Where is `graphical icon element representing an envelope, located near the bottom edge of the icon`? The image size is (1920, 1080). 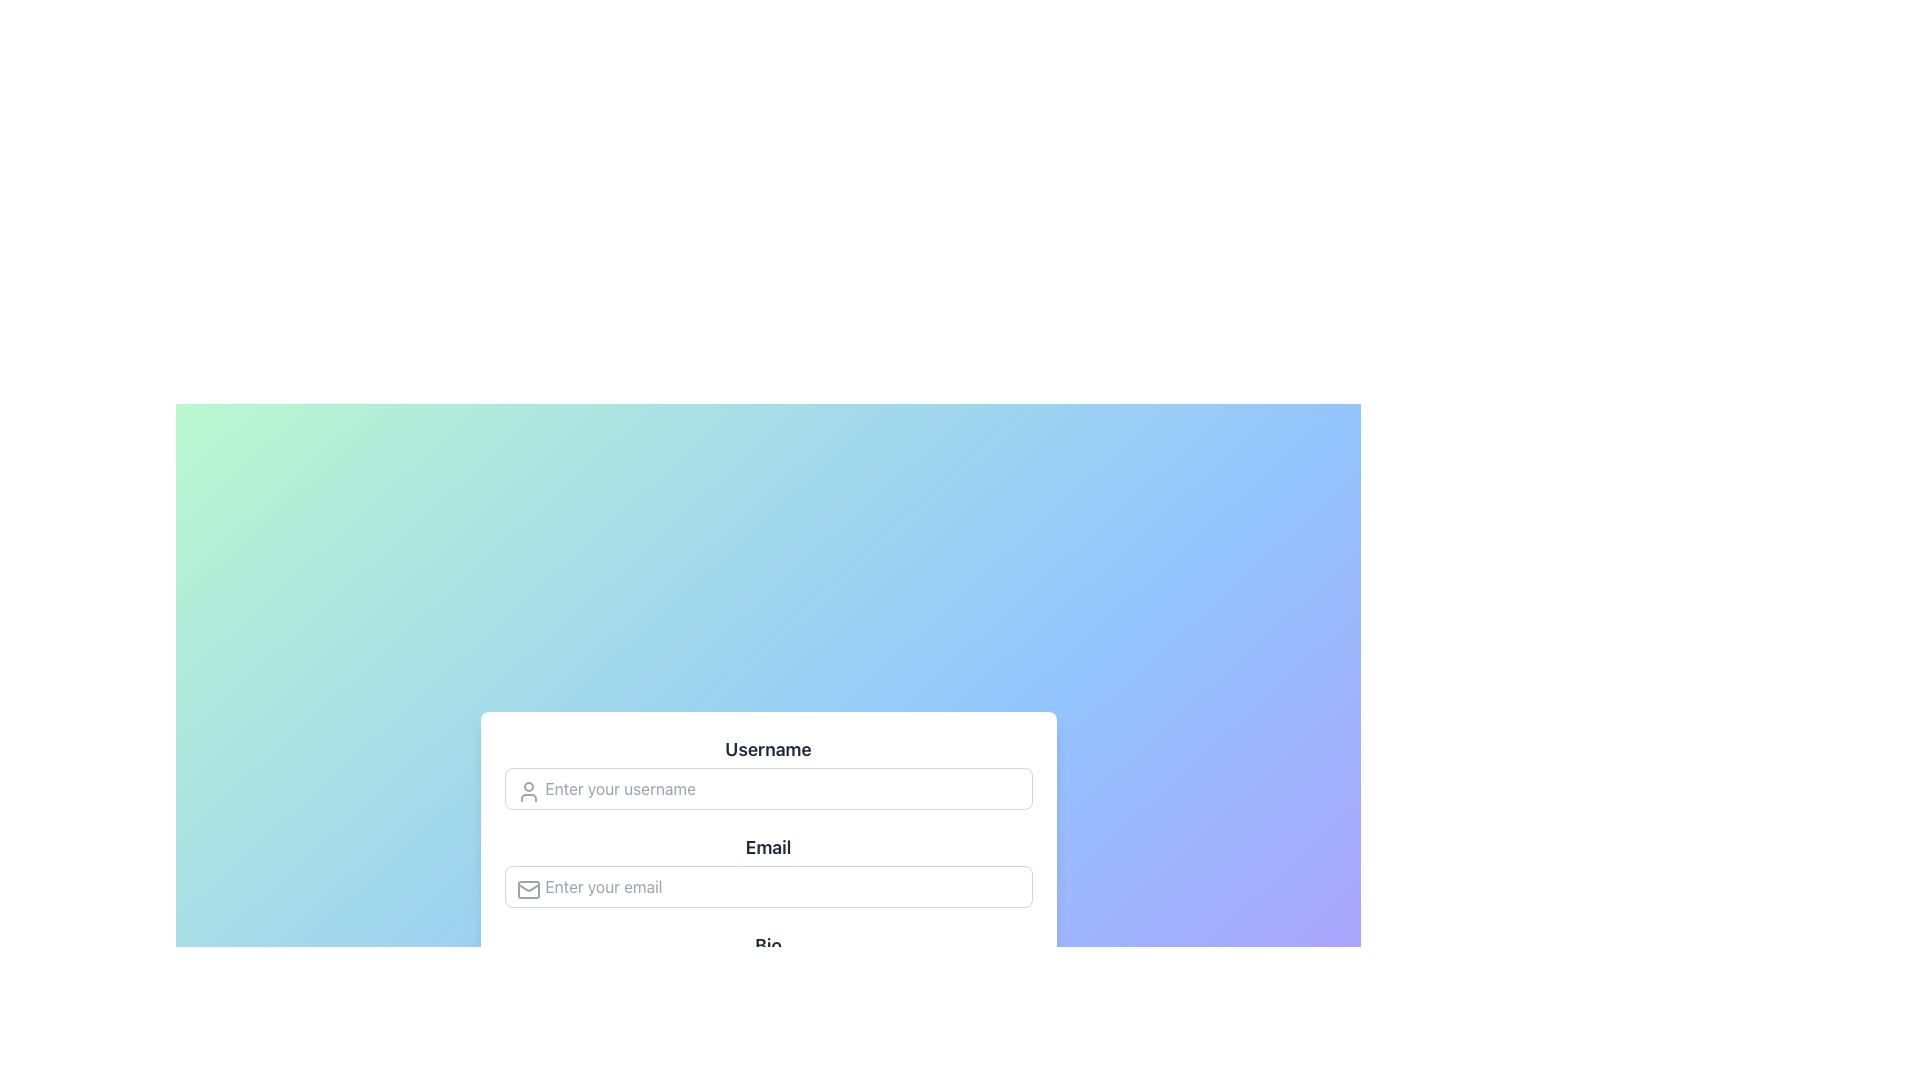 graphical icon element representing an envelope, located near the bottom edge of the icon is located at coordinates (528, 886).